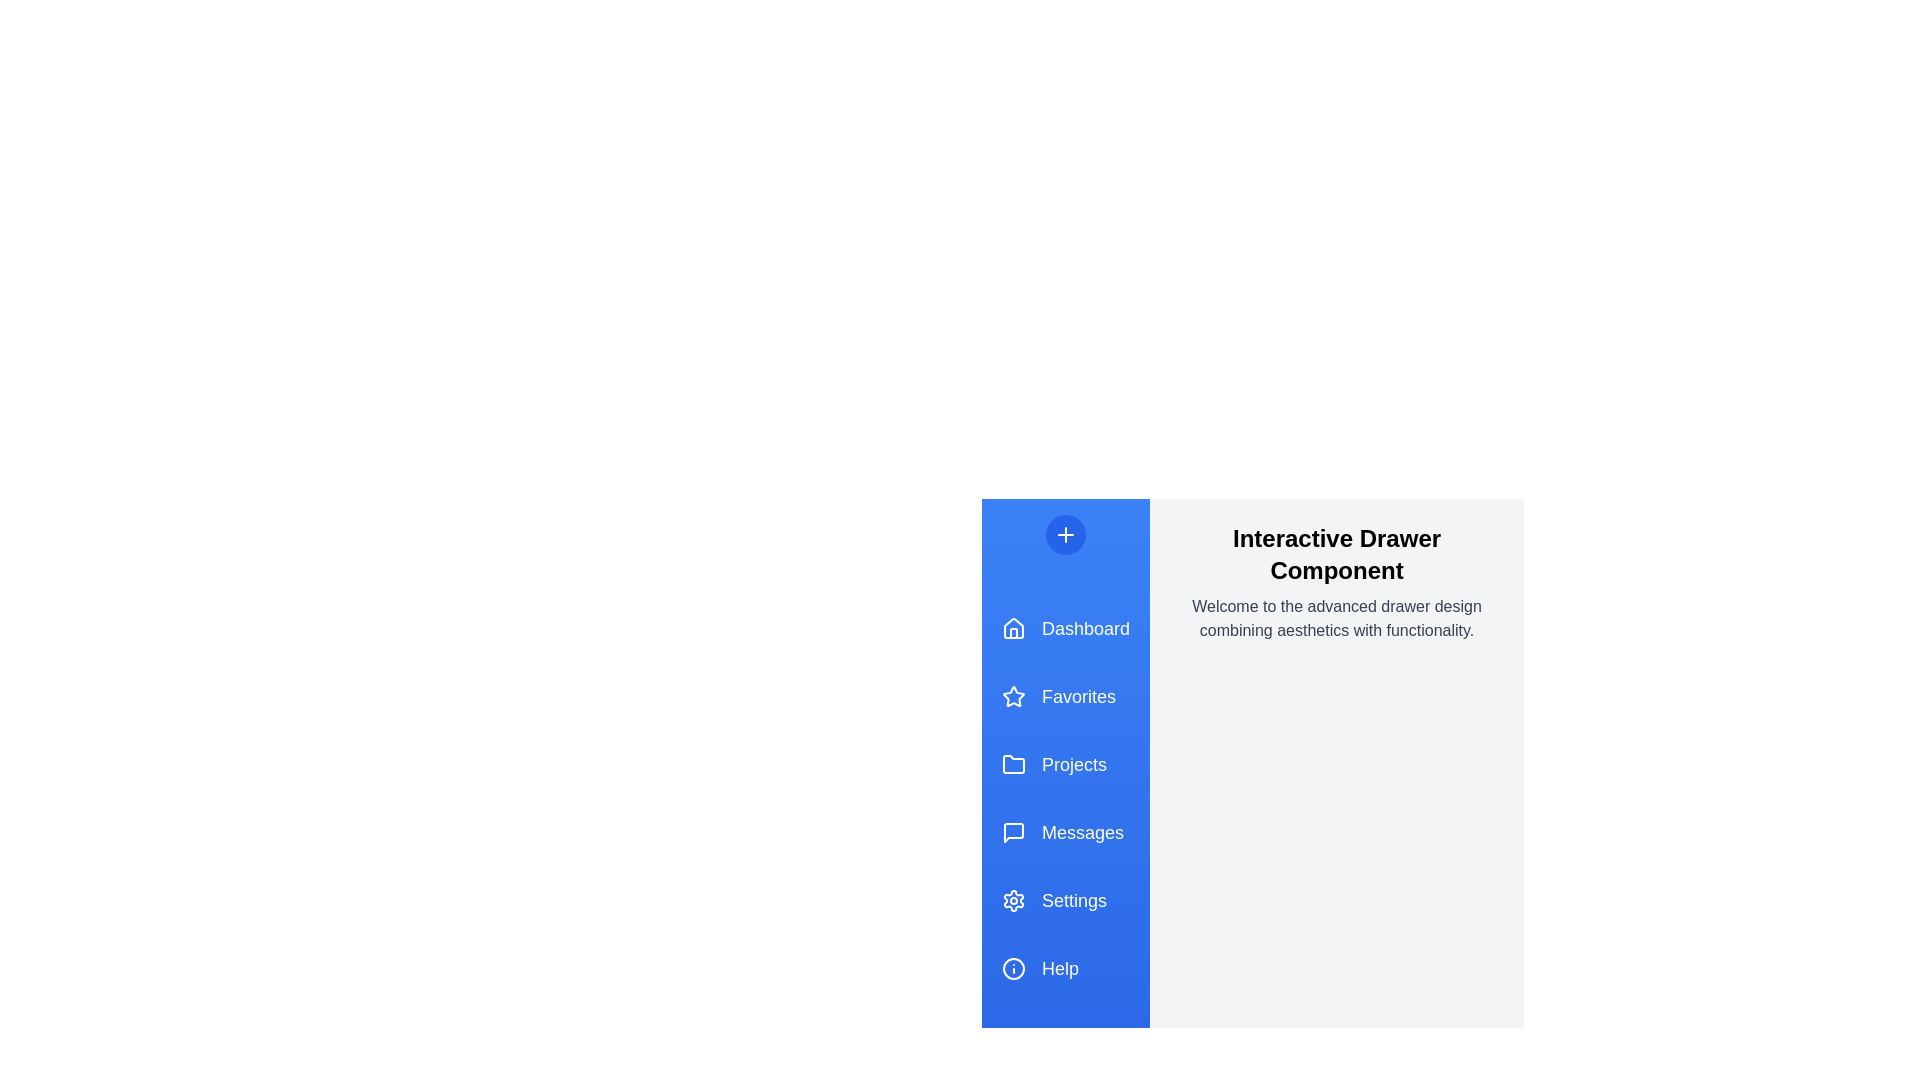 This screenshot has width=1920, height=1080. I want to click on toggle button to change the drawer's open/close state, so click(1064, 534).